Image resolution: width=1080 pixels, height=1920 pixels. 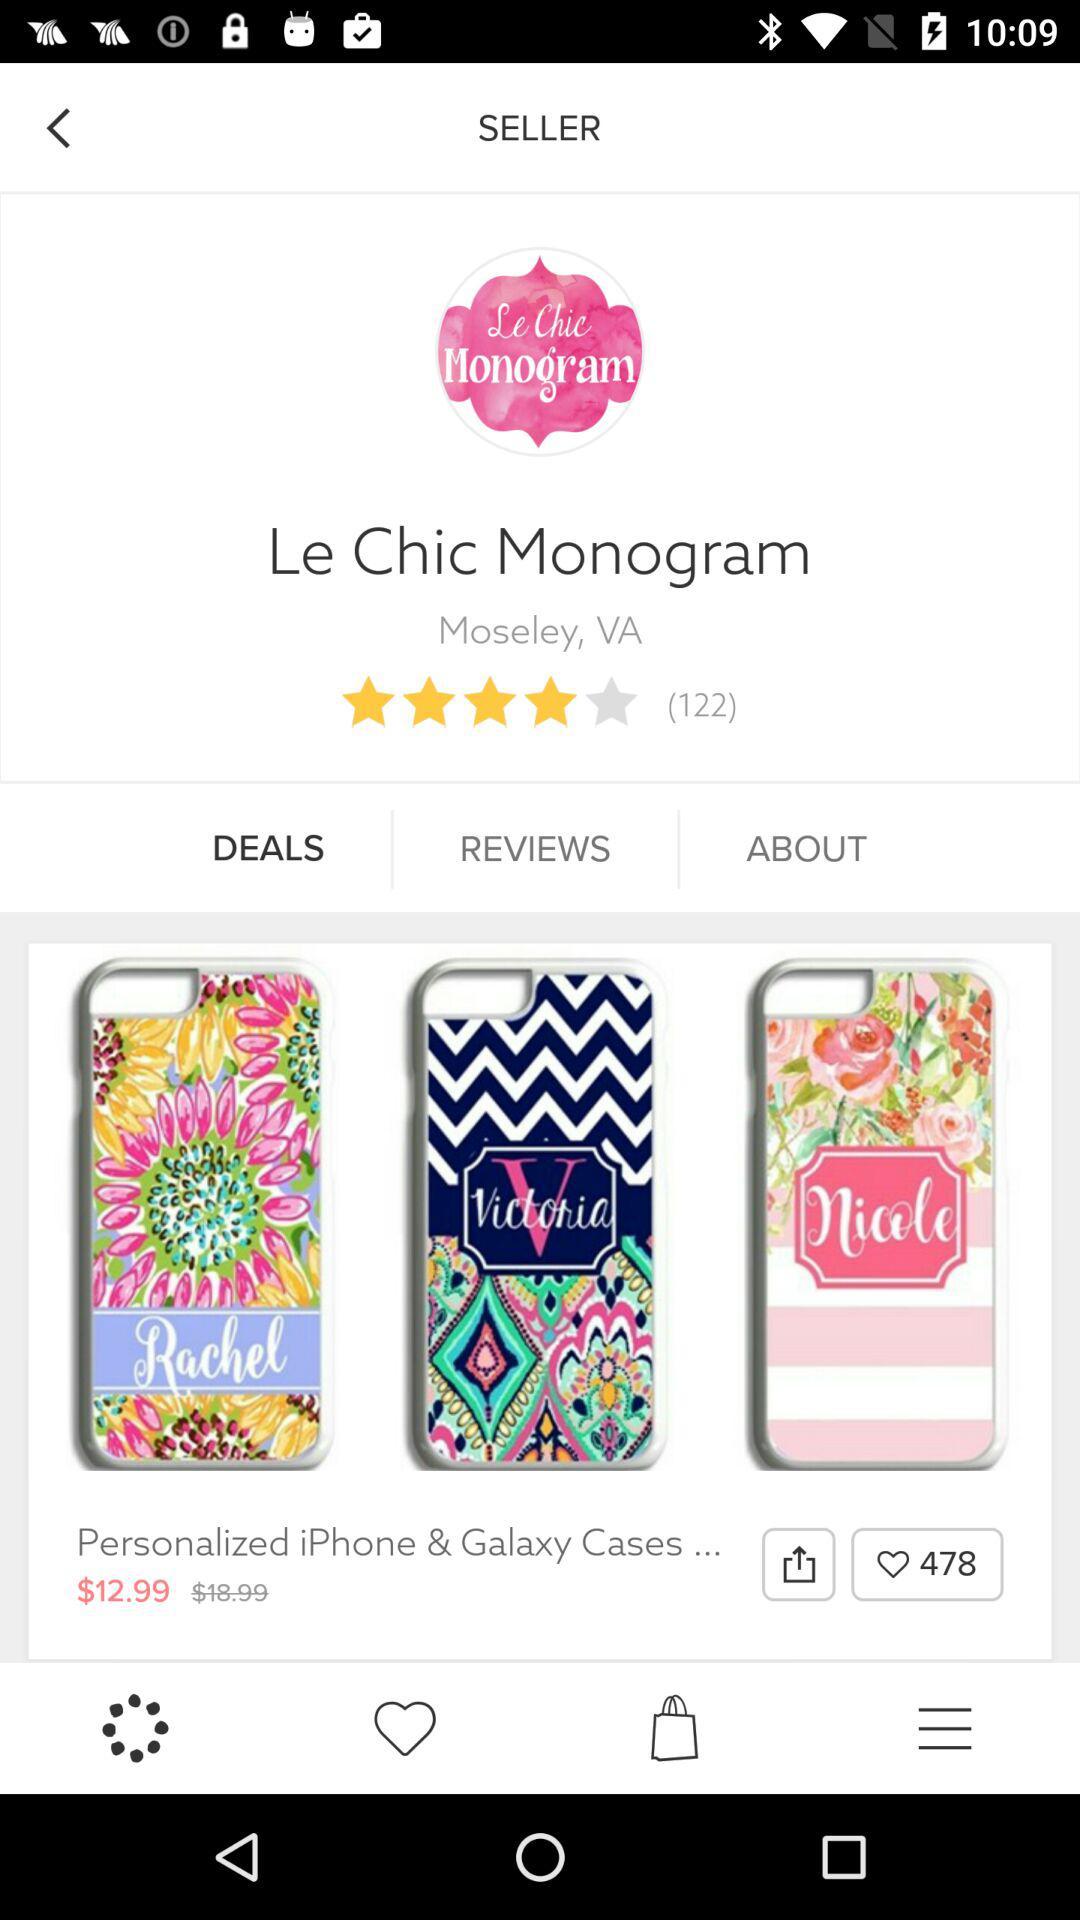 I want to click on item next to about, so click(x=534, y=849).